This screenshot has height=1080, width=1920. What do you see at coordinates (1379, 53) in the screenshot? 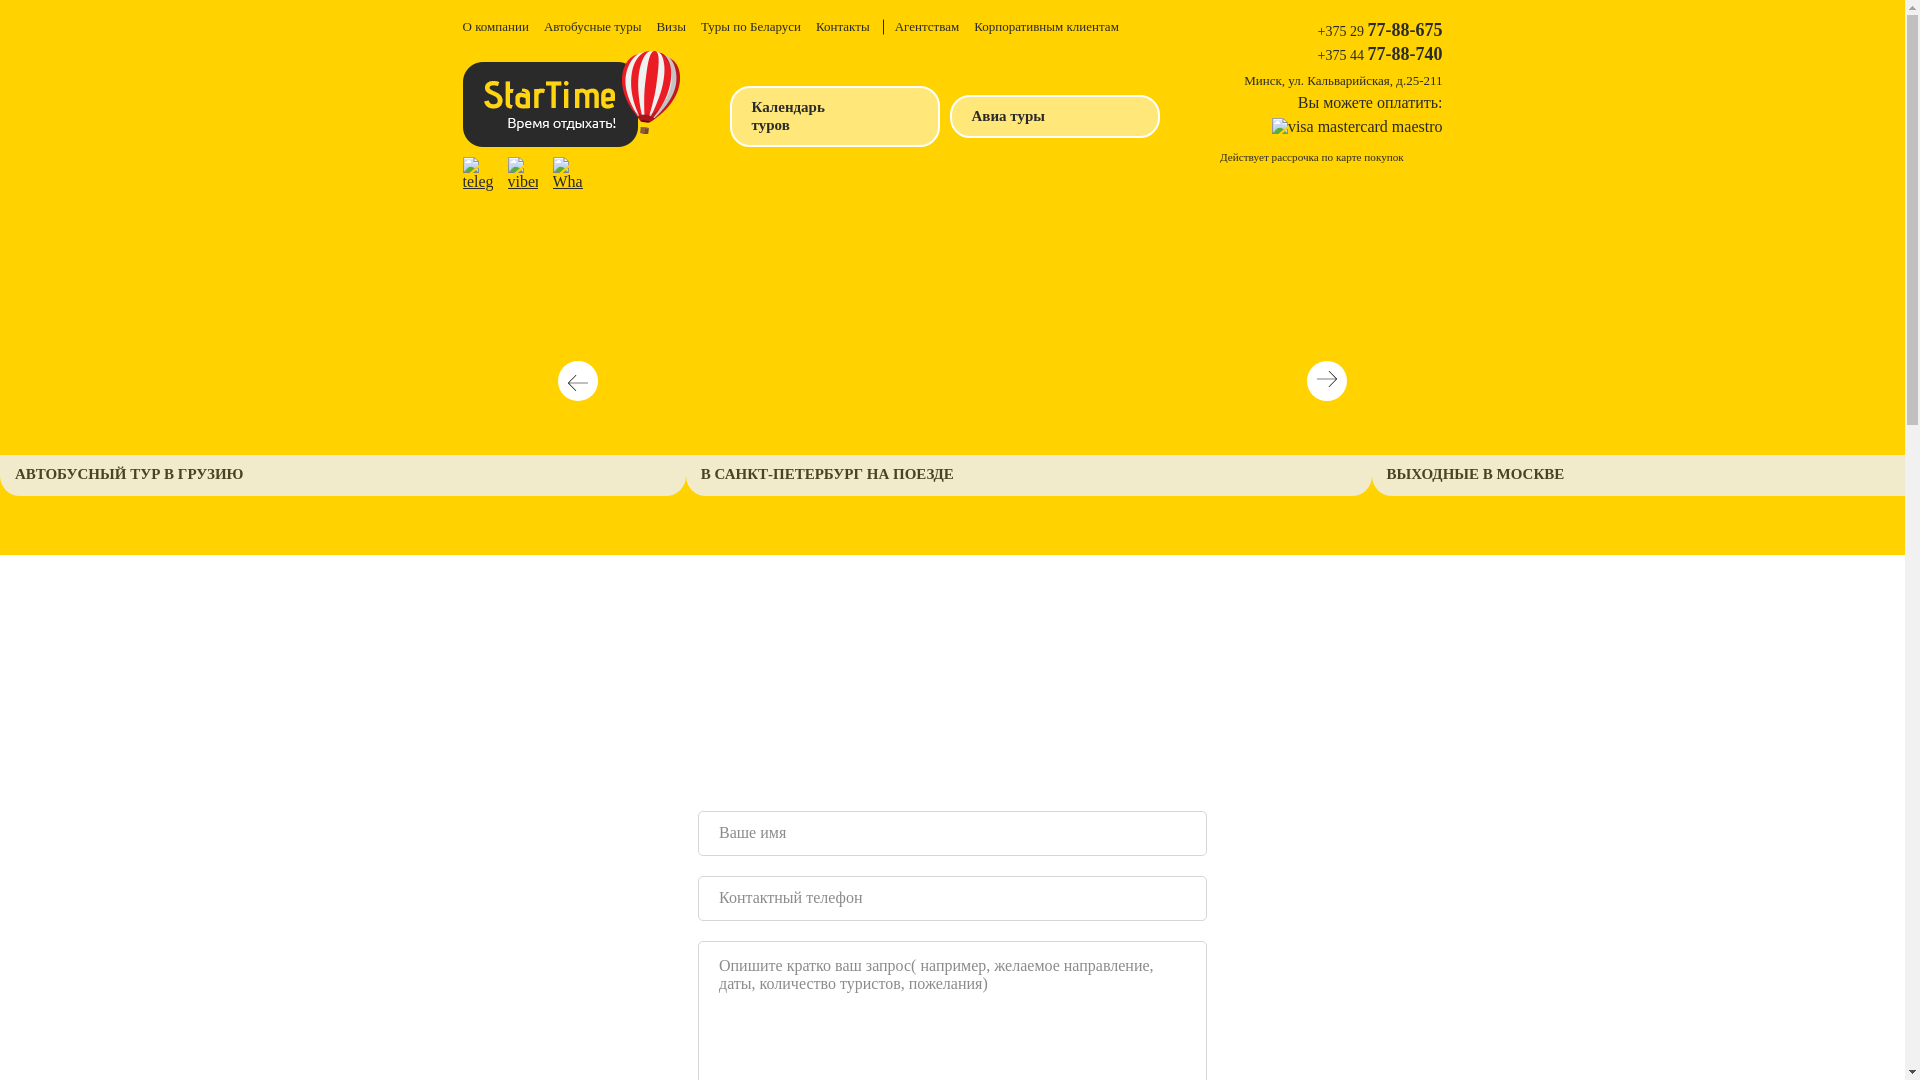
I see `'+375 44 77-88-740'` at bounding box center [1379, 53].